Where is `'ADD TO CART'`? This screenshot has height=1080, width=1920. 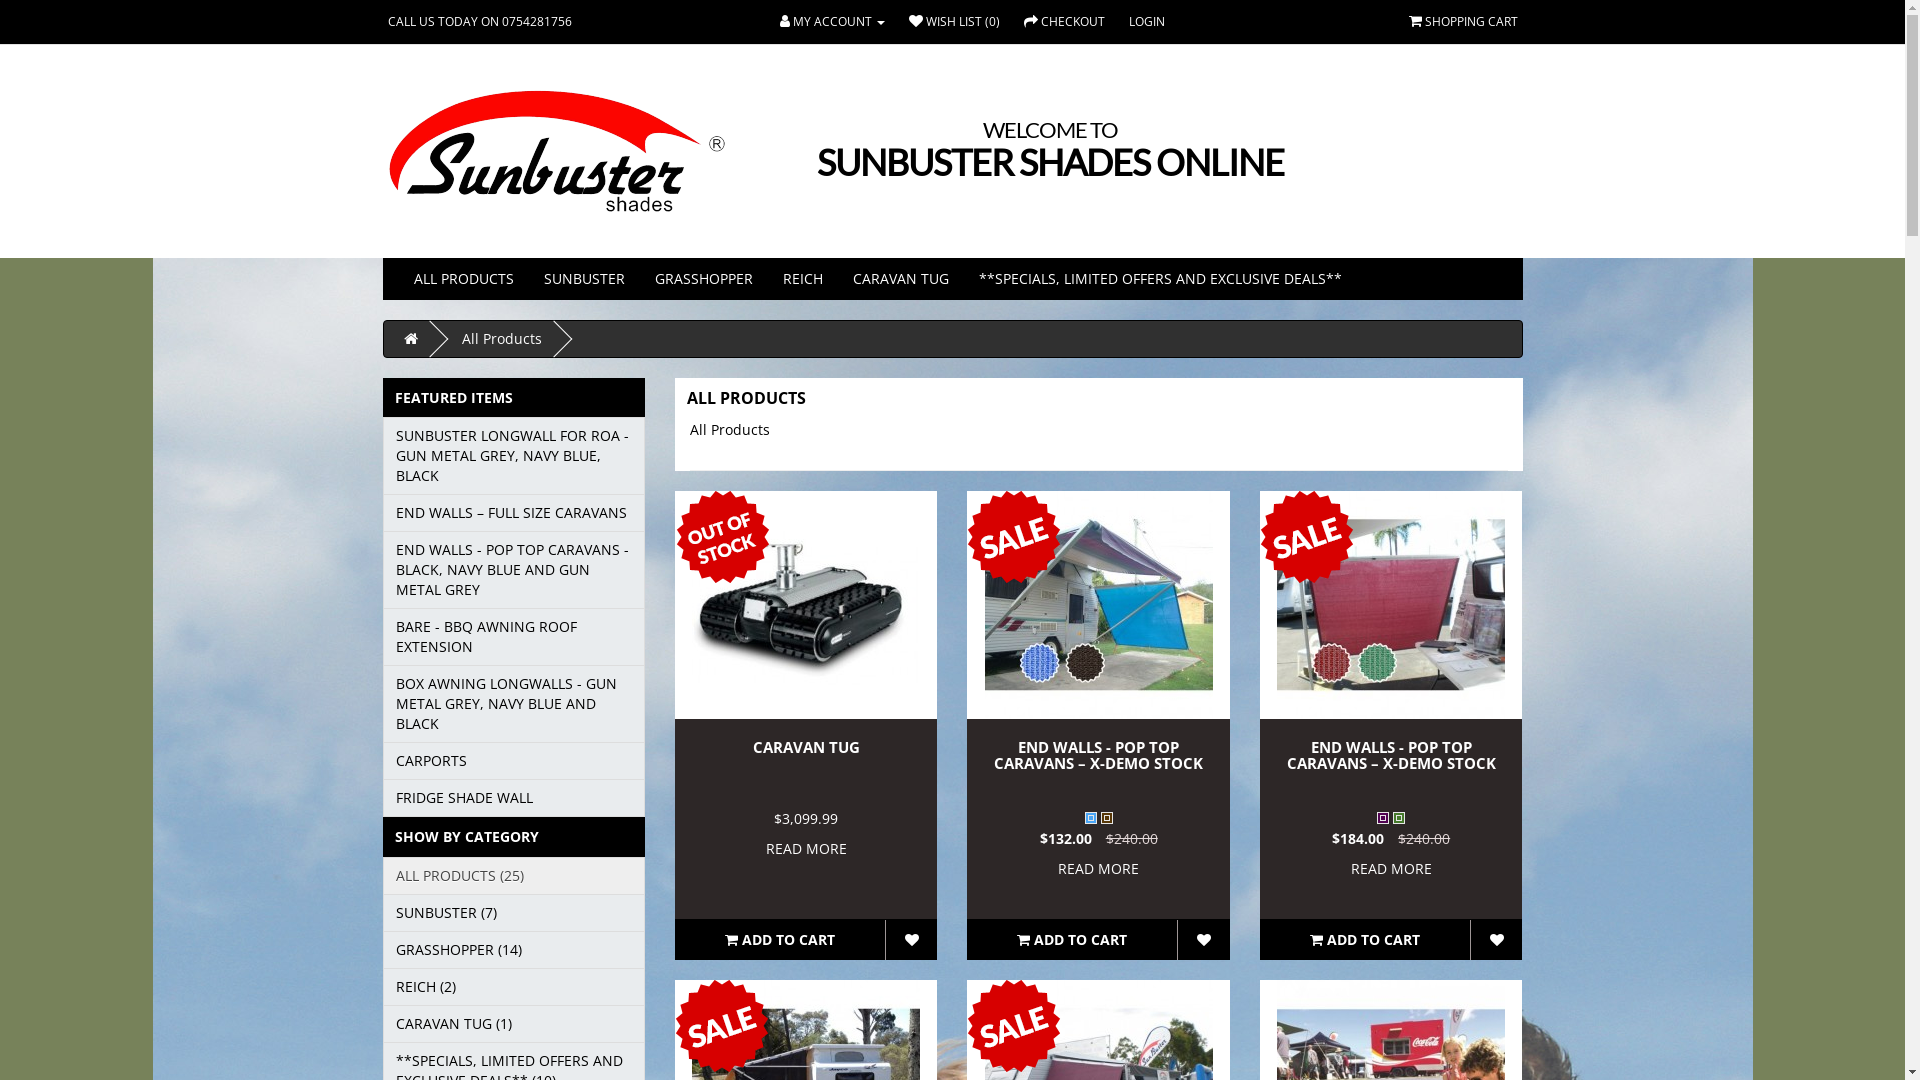 'ADD TO CART' is located at coordinates (1363, 940).